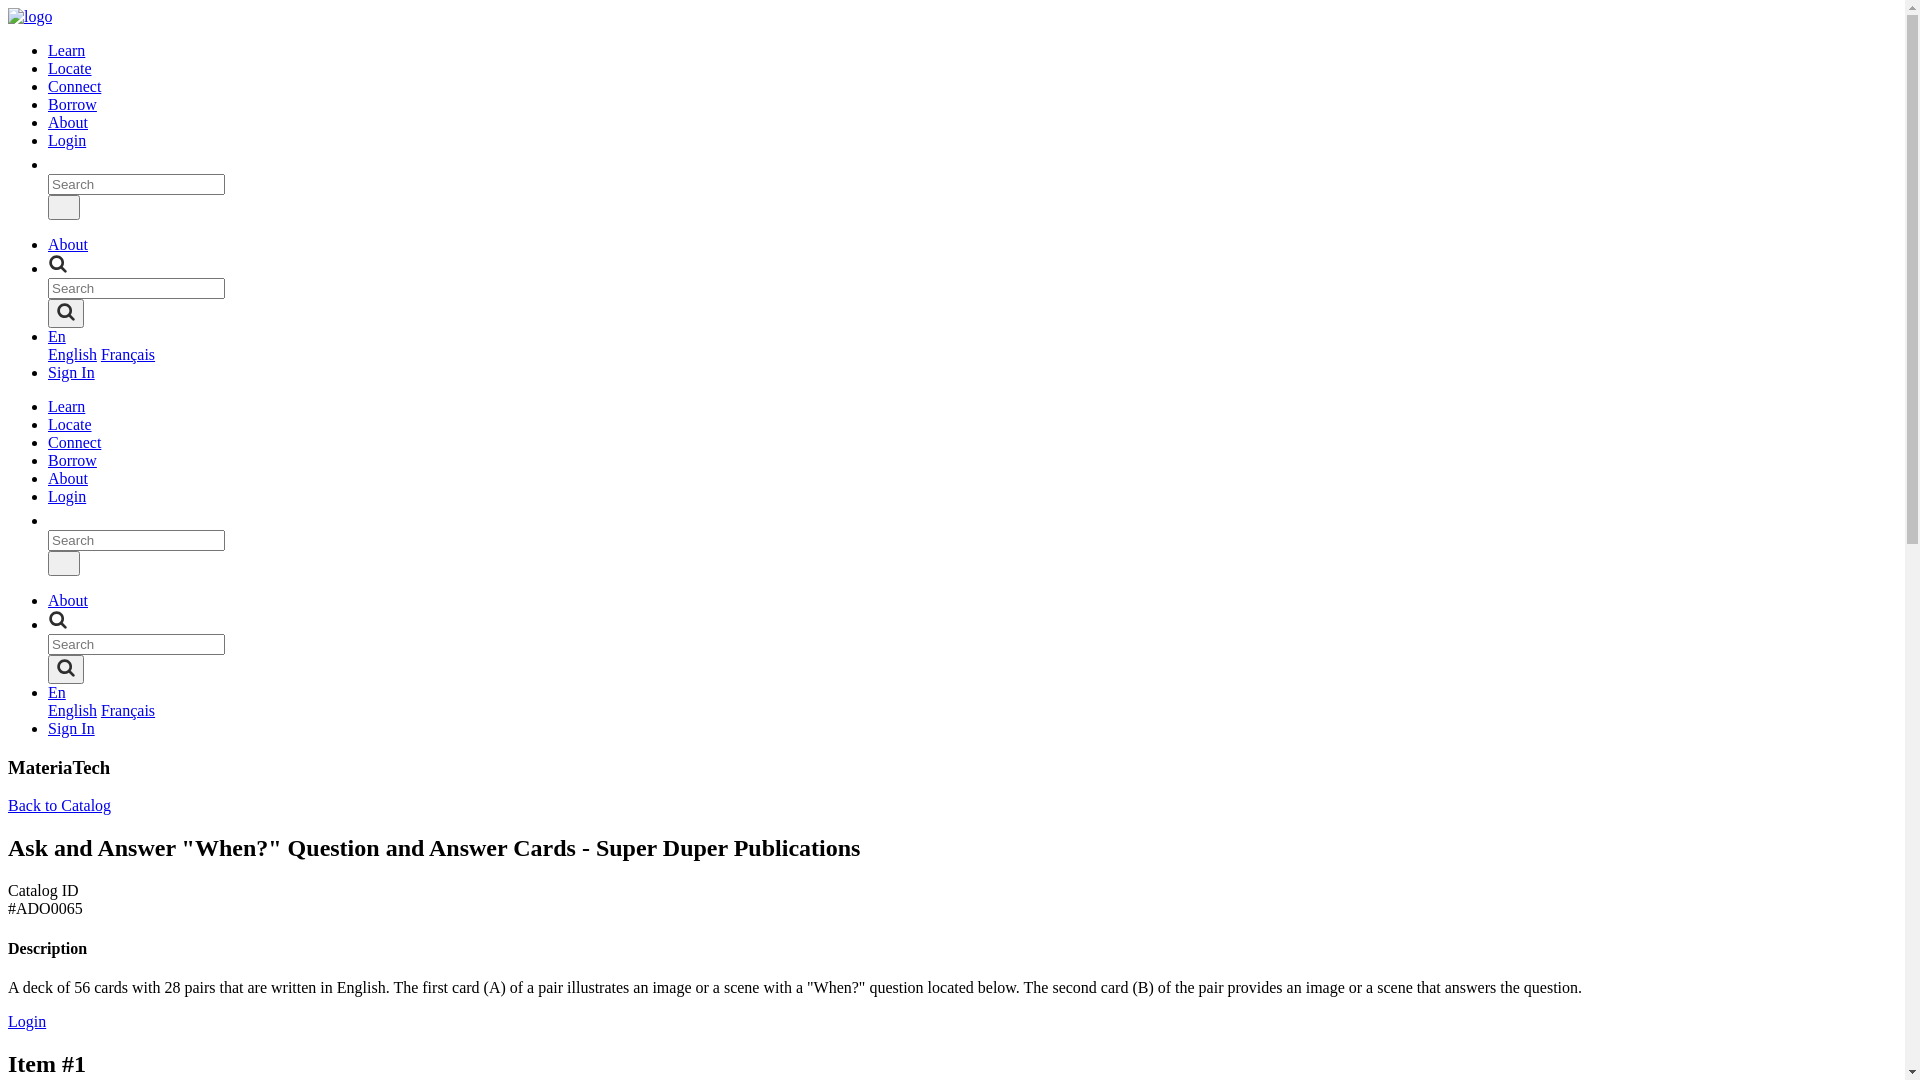  Describe the element at coordinates (72, 460) in the screenshot. I see `'Borrow'` at that location.